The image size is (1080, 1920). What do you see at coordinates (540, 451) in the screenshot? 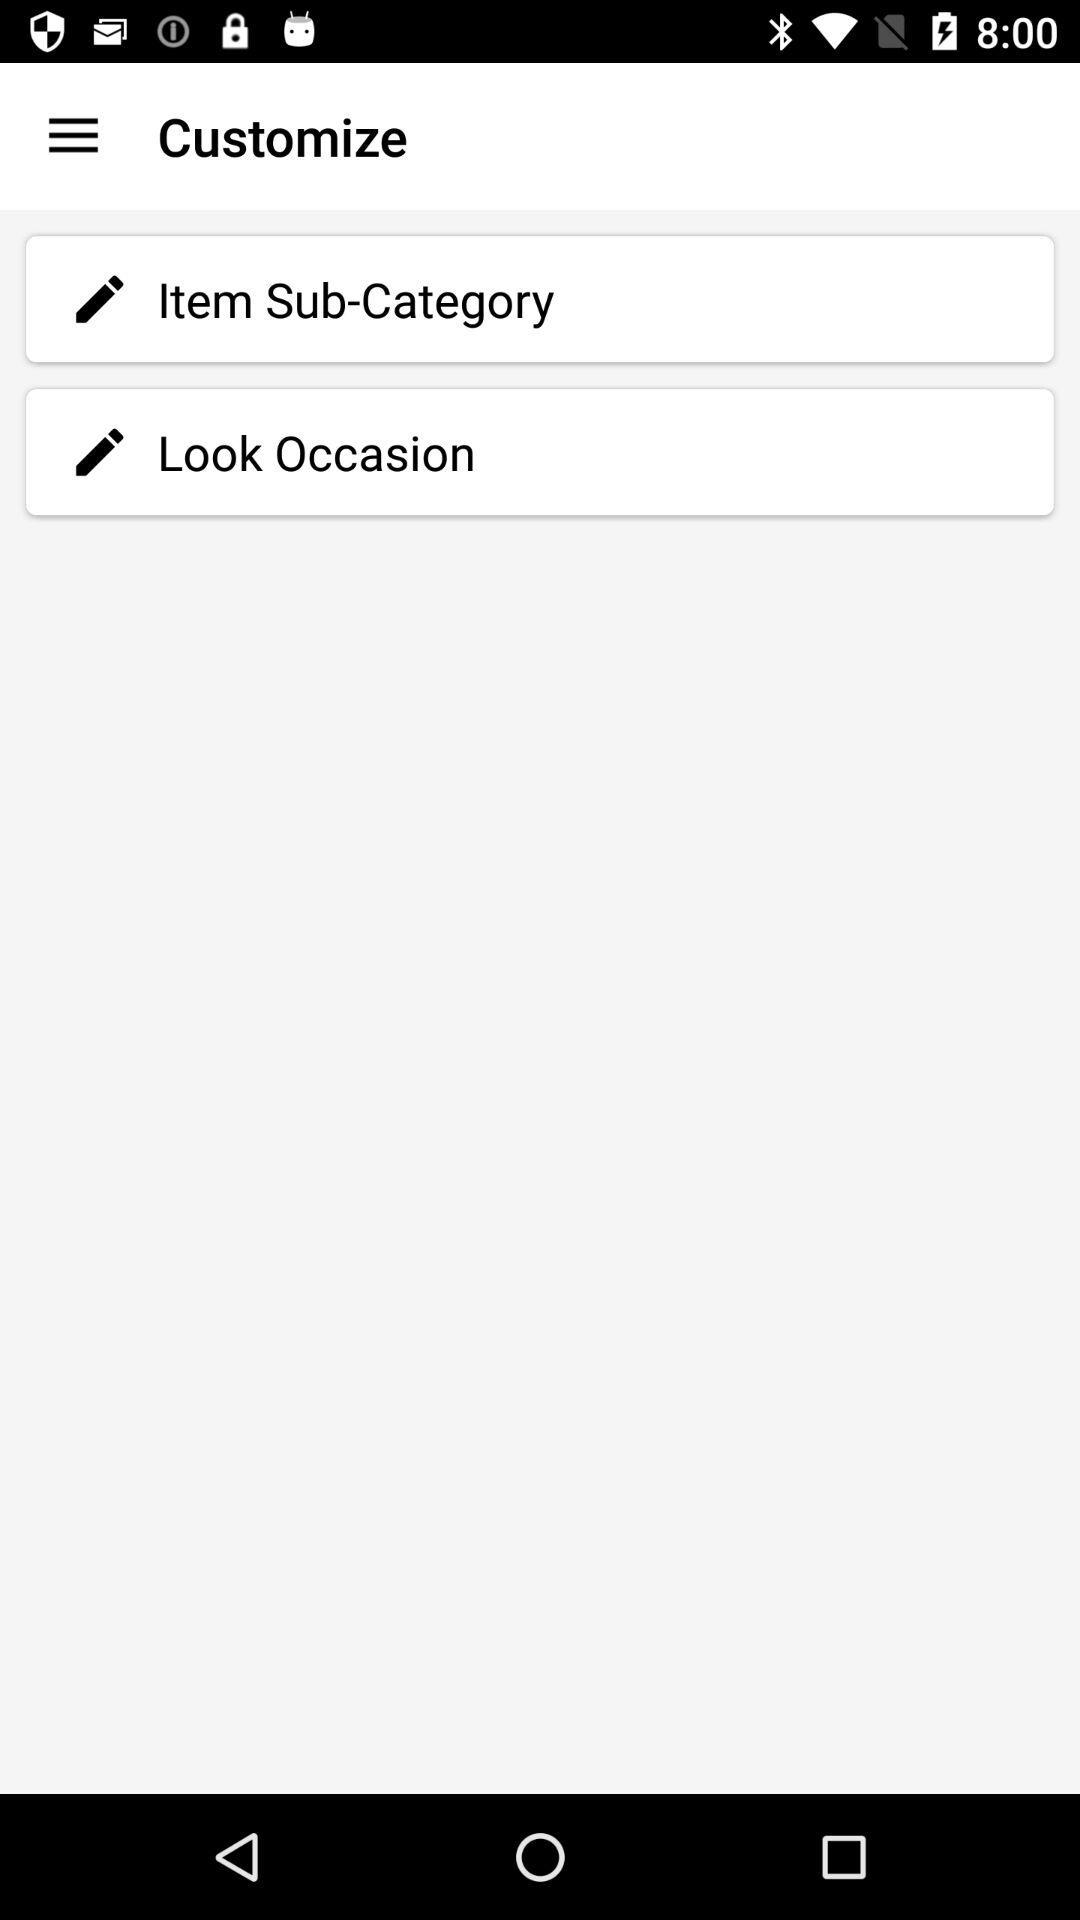
I see `look occasion icon` at bounding box center [540, 451].